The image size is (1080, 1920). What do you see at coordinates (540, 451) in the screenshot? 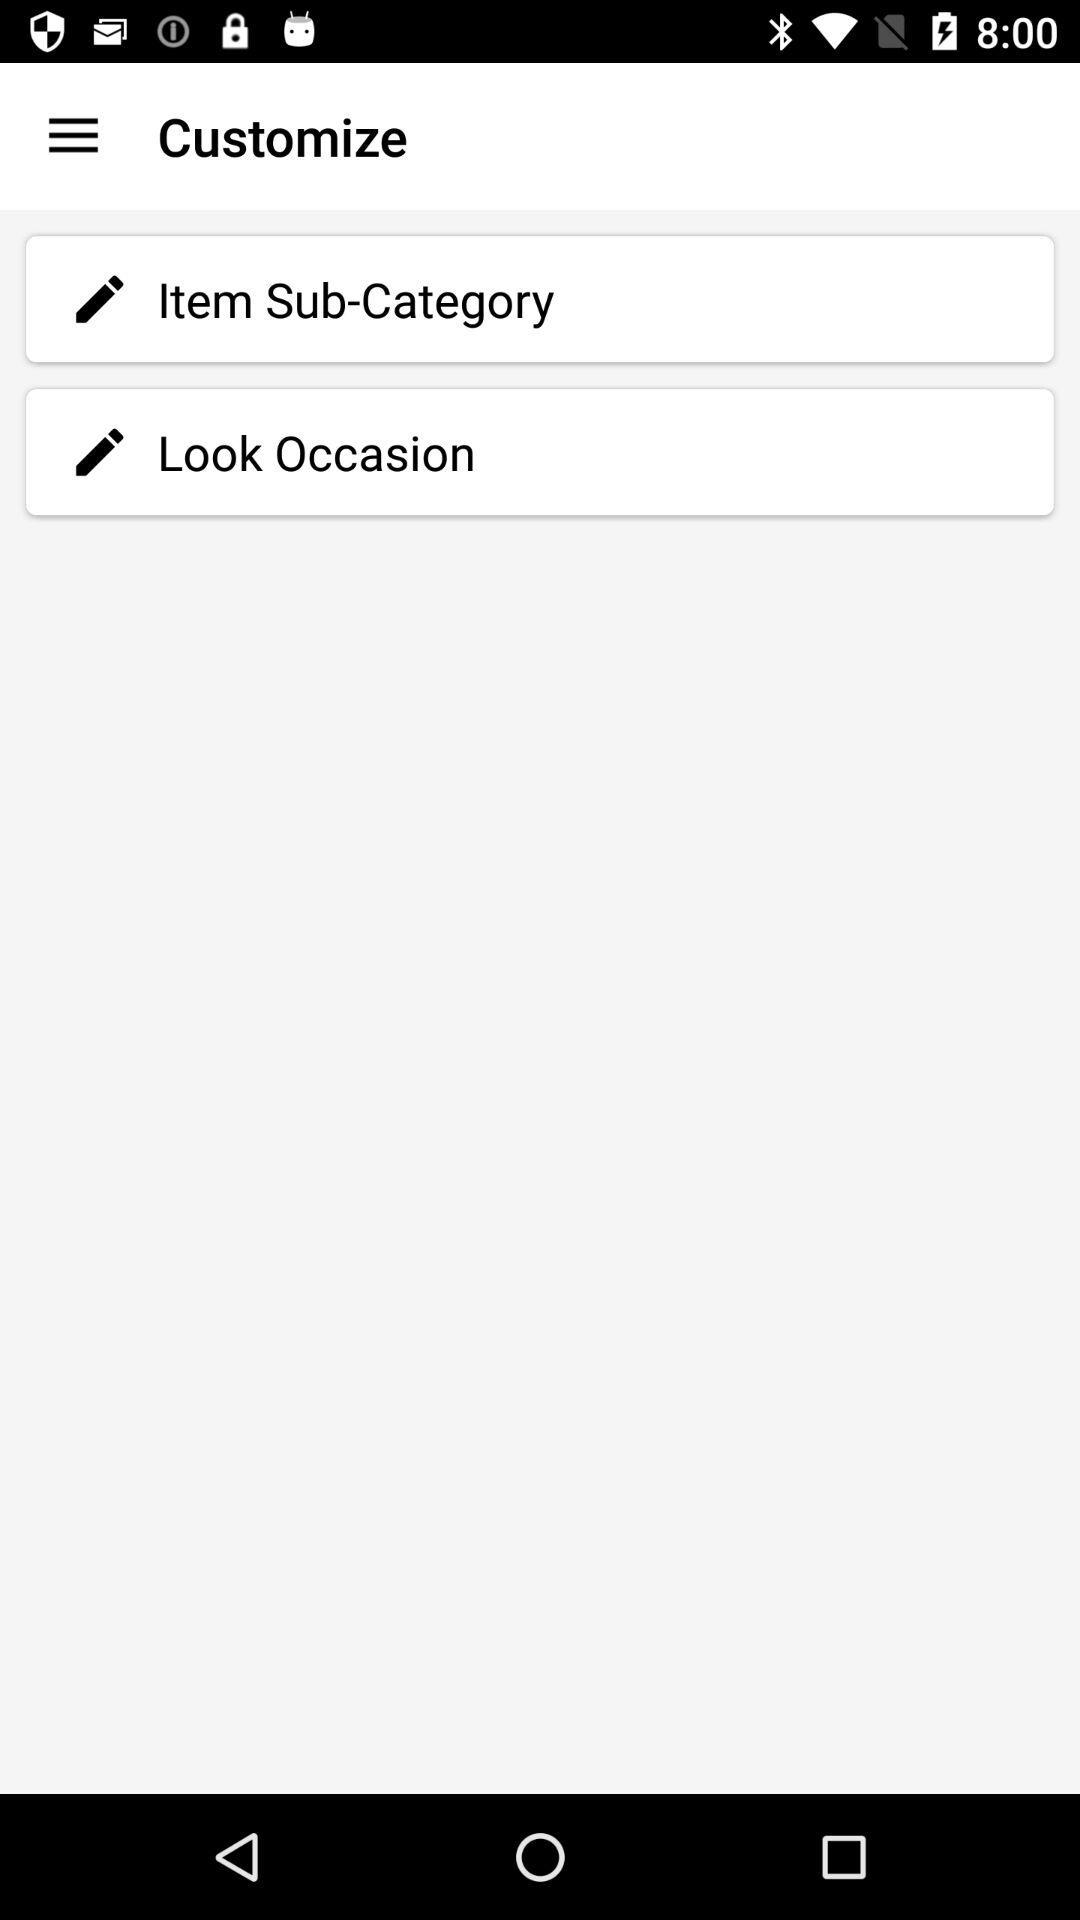
I see `look occasion icon` at bounding box center [540, 451].